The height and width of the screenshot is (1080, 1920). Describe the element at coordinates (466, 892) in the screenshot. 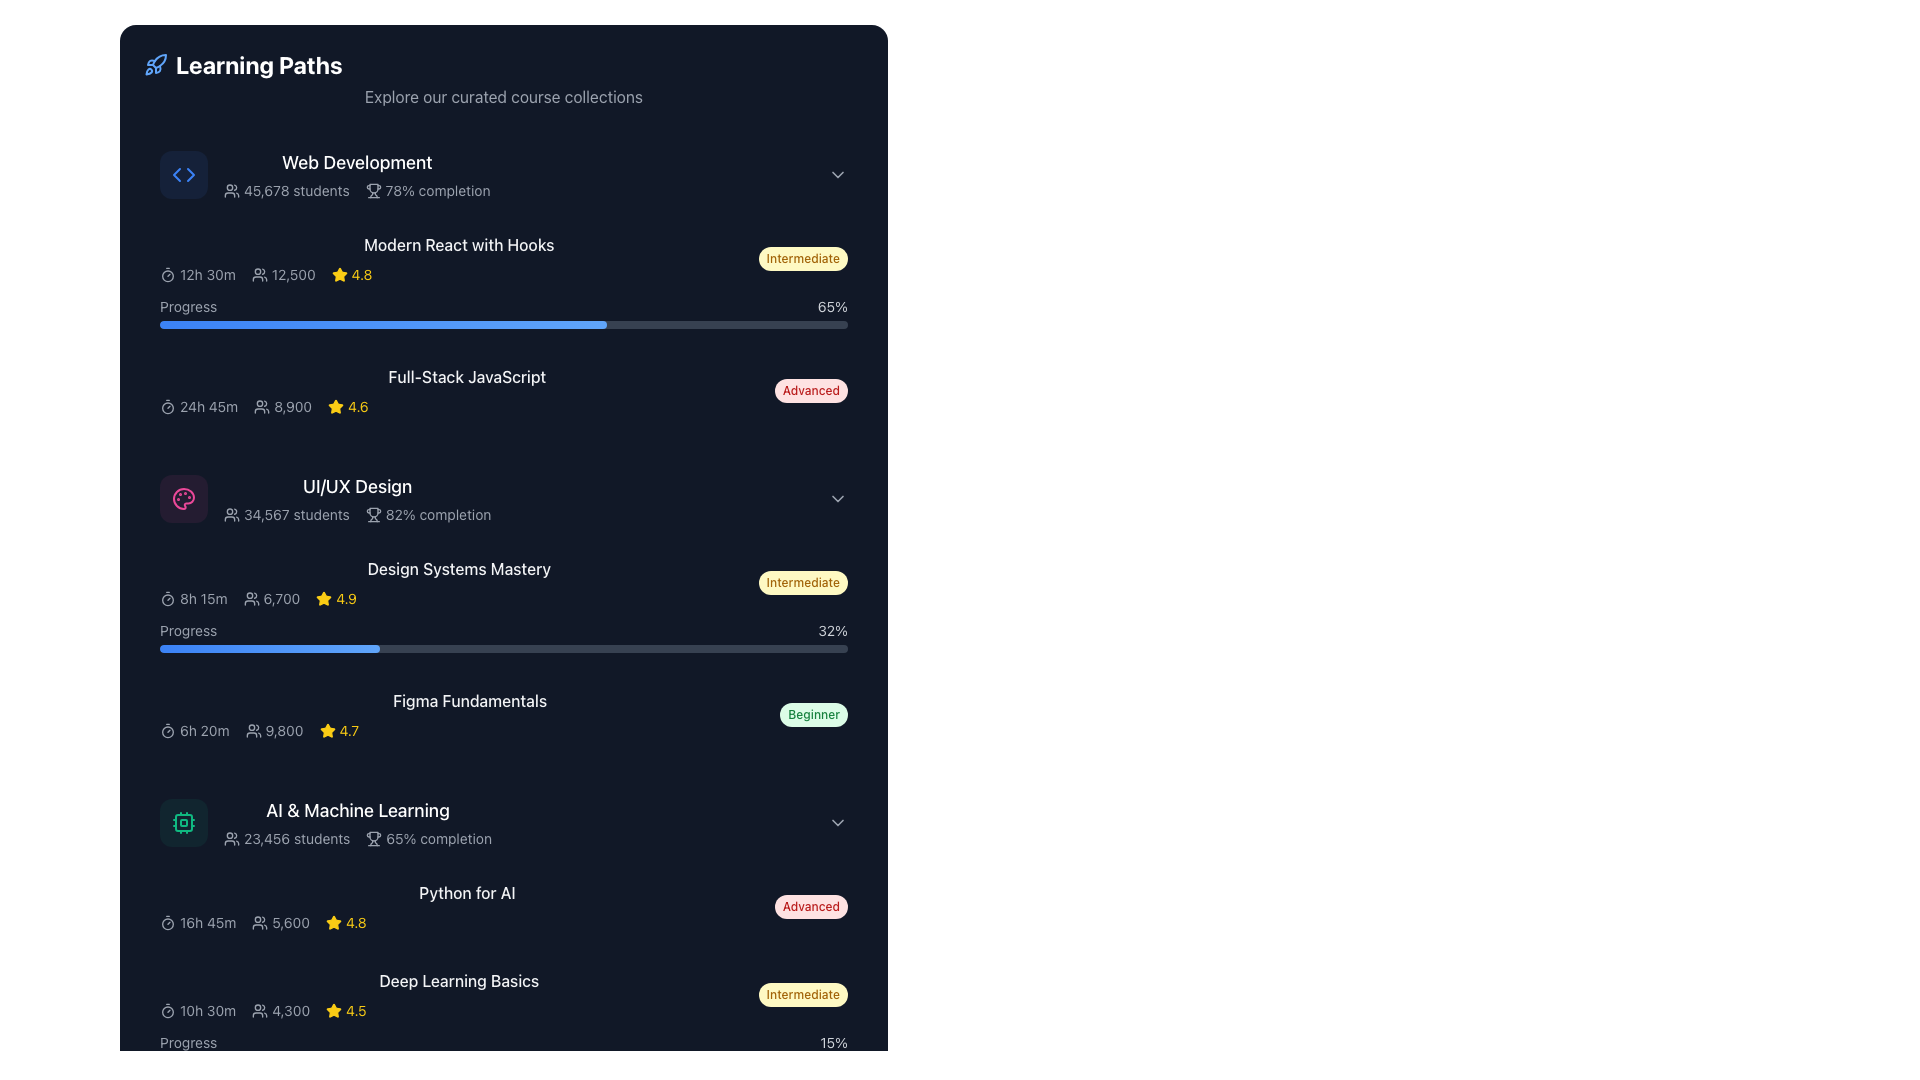

I see `the 'Python for AI' text element located in the 'AI & Machine Learning' section, which is displayed in a medium-sized light gray font against a dark background, if it becomes interactive` at that location.